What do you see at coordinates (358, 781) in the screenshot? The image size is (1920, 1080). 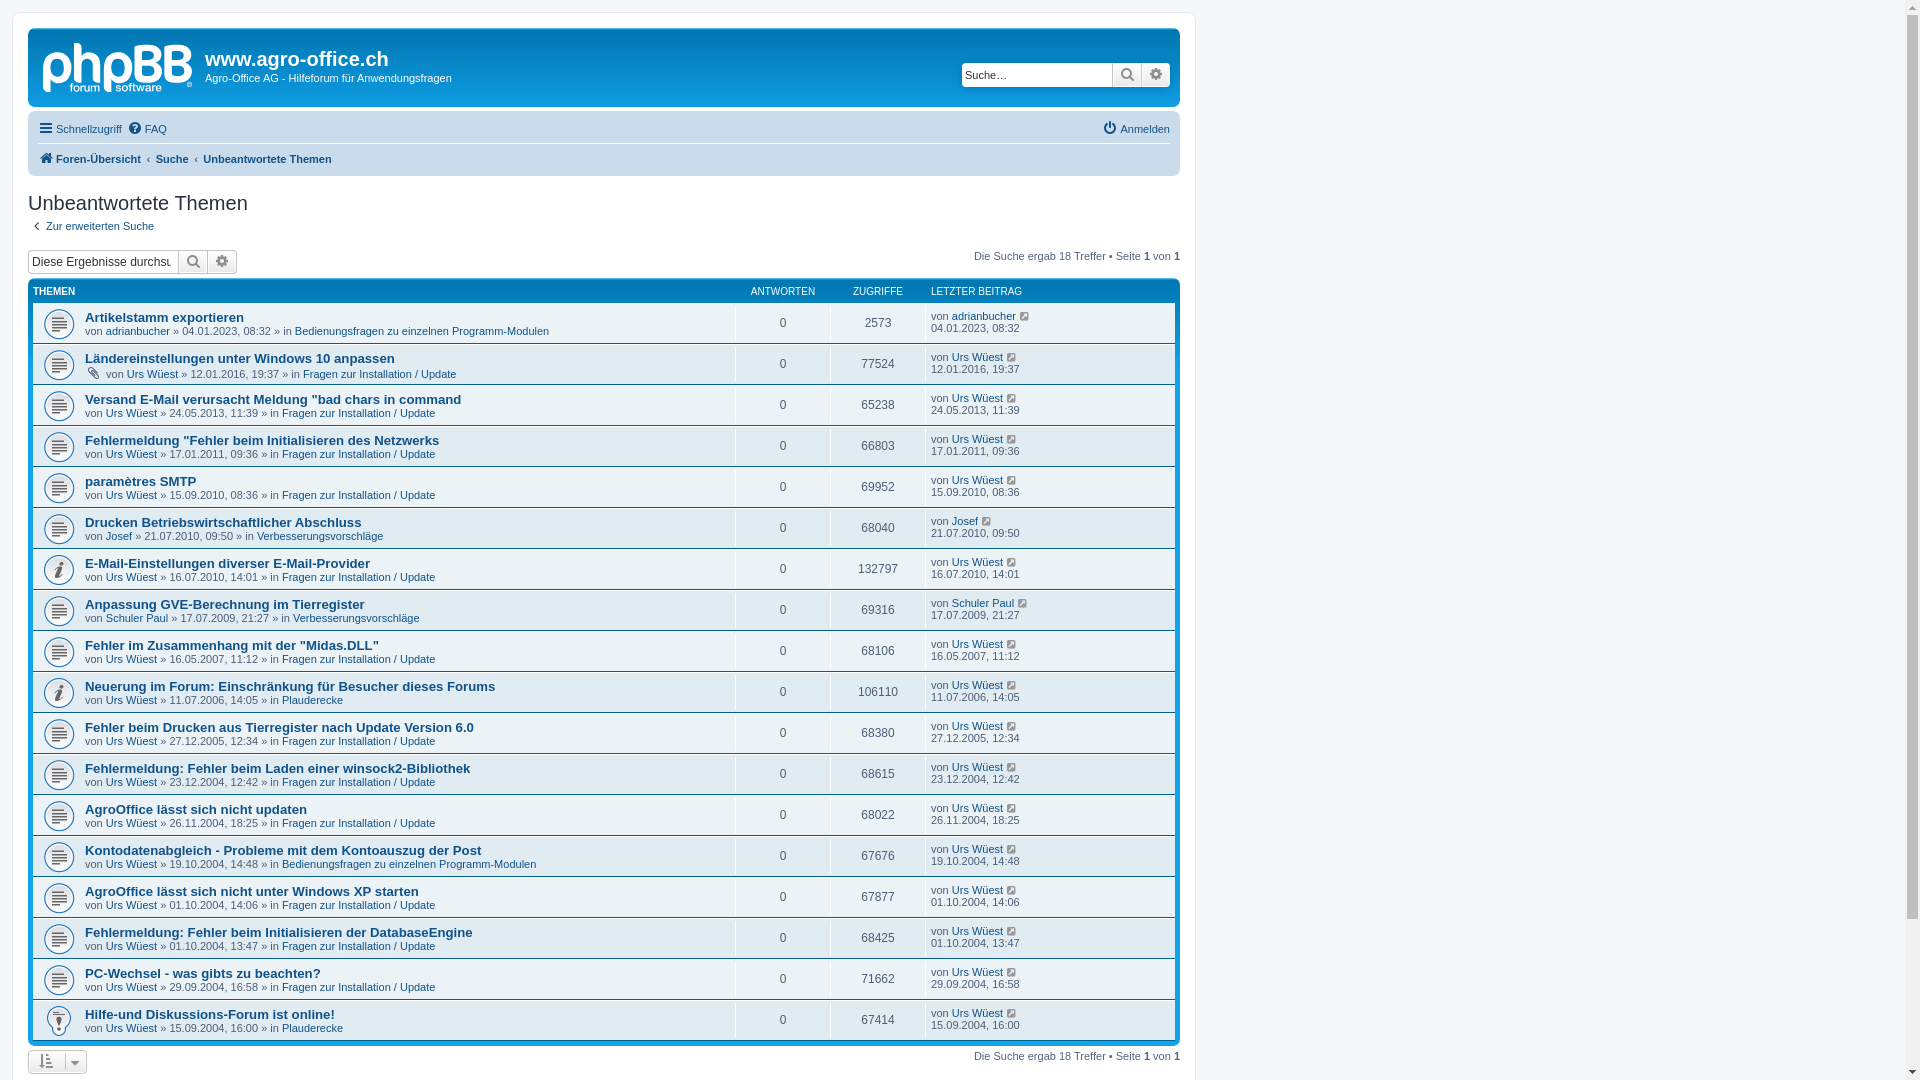 I see `'Fragen zur Installation / Update'` at bounding box center [358, 781].